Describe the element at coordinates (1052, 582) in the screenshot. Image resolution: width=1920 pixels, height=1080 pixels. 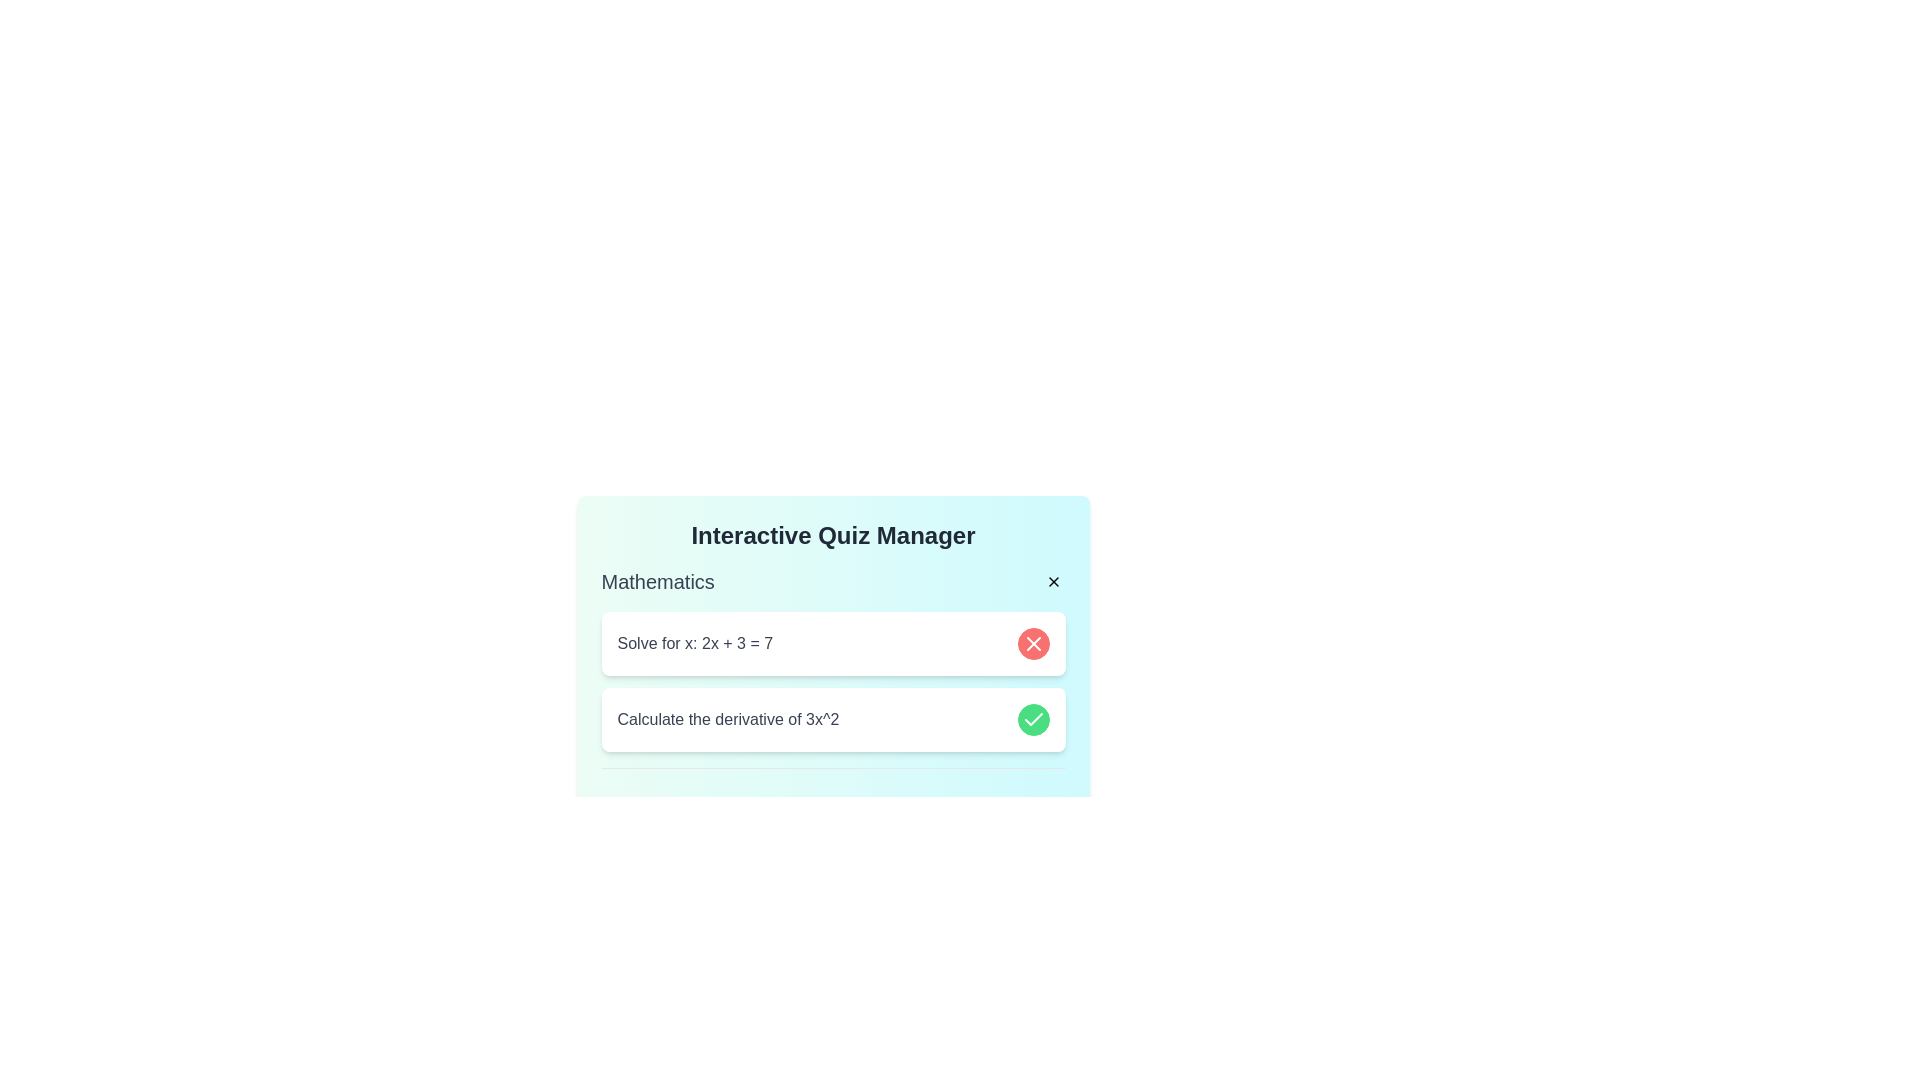
I see `the small square button with an 'X' icon located to the right of the 'Mathematics' label` at that location.